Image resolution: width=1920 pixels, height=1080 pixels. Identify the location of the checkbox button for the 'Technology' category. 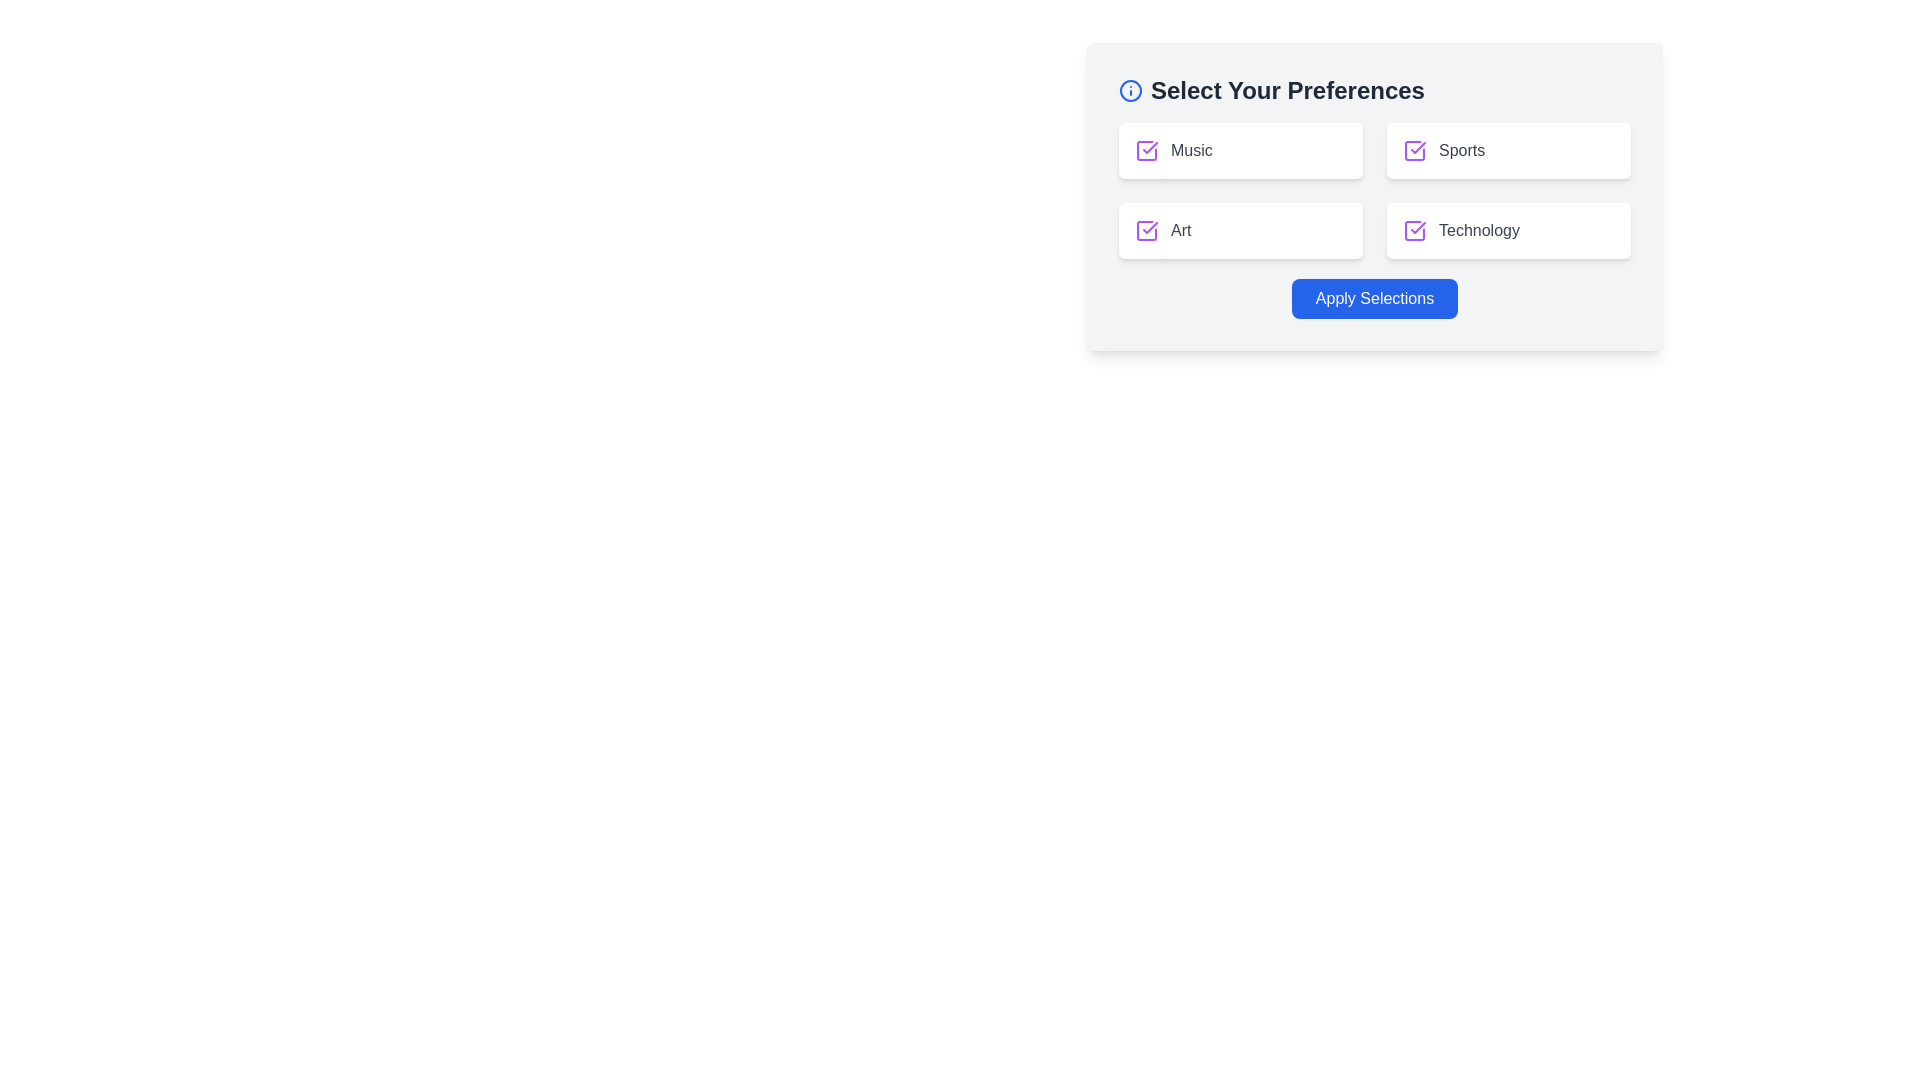
(1508, 230).